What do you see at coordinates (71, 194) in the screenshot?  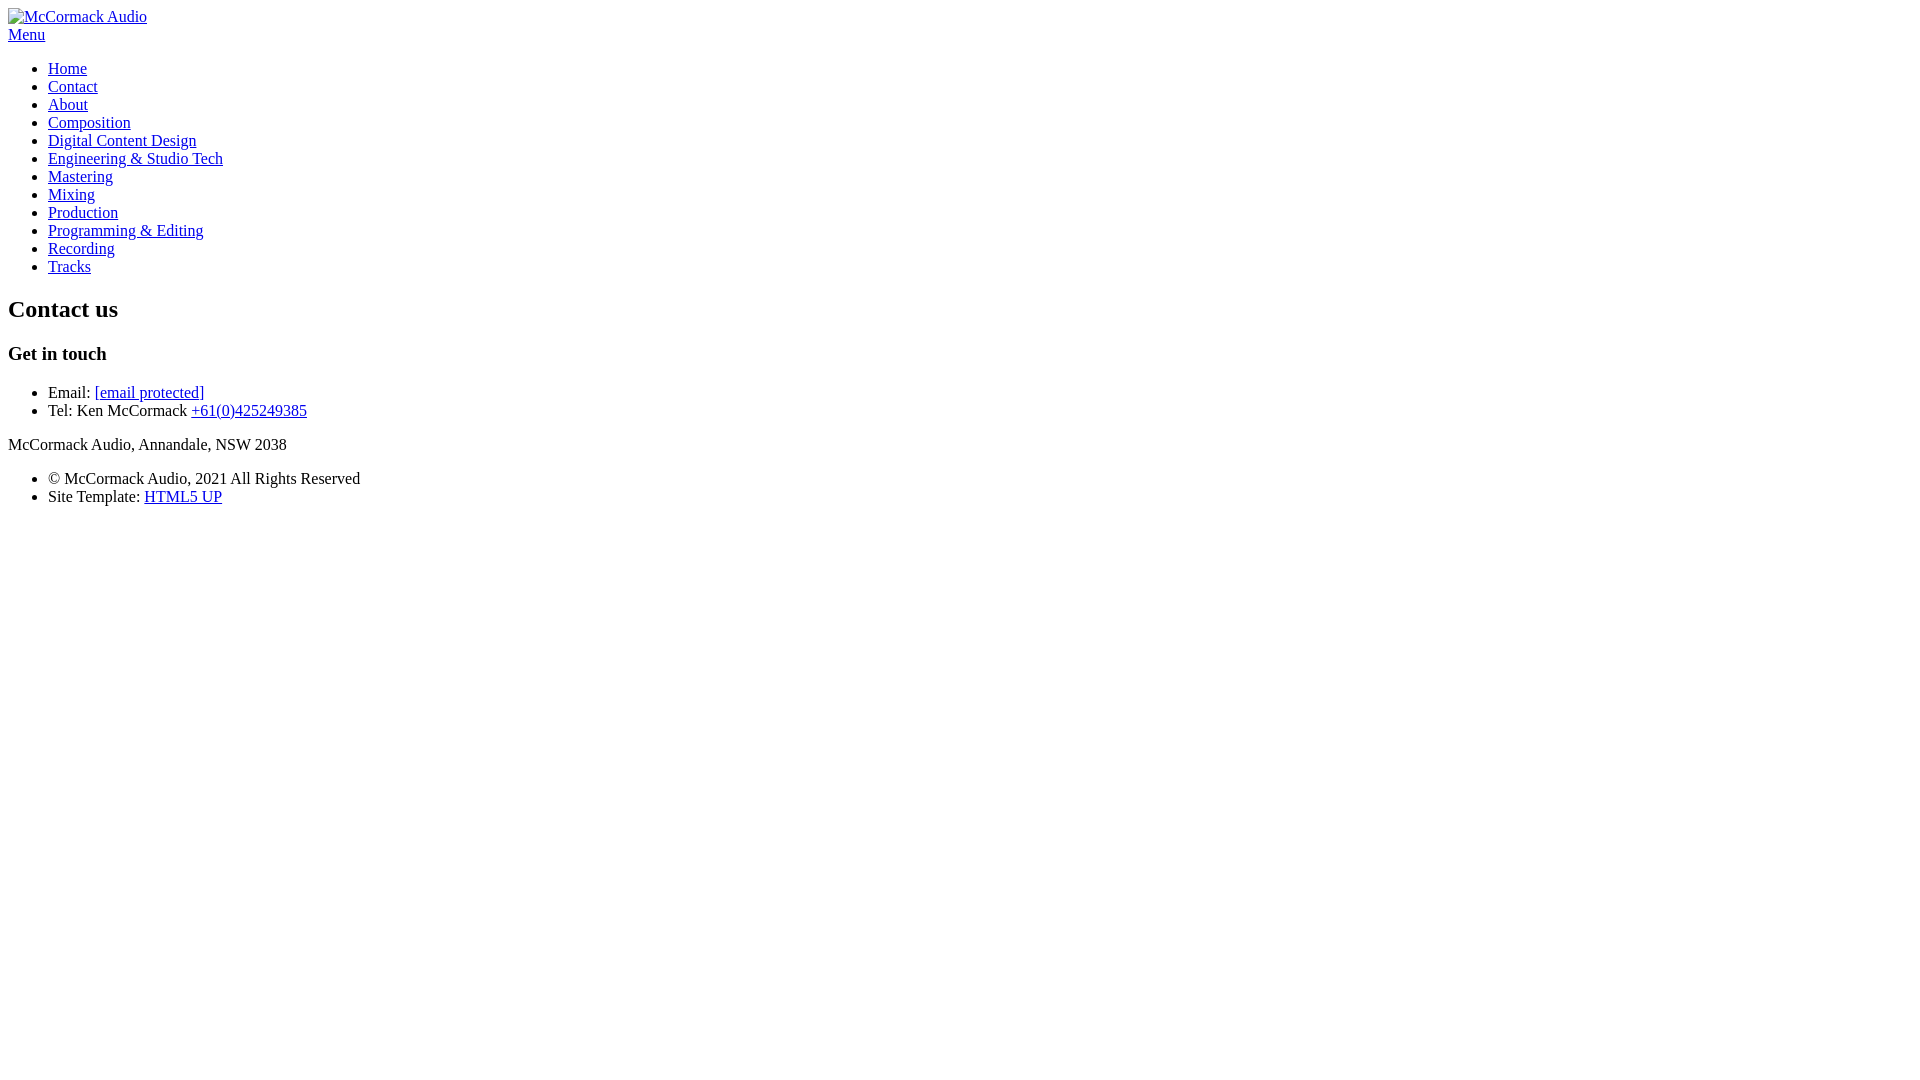 I see `'Mixing'` at bounding box center [71, 194].